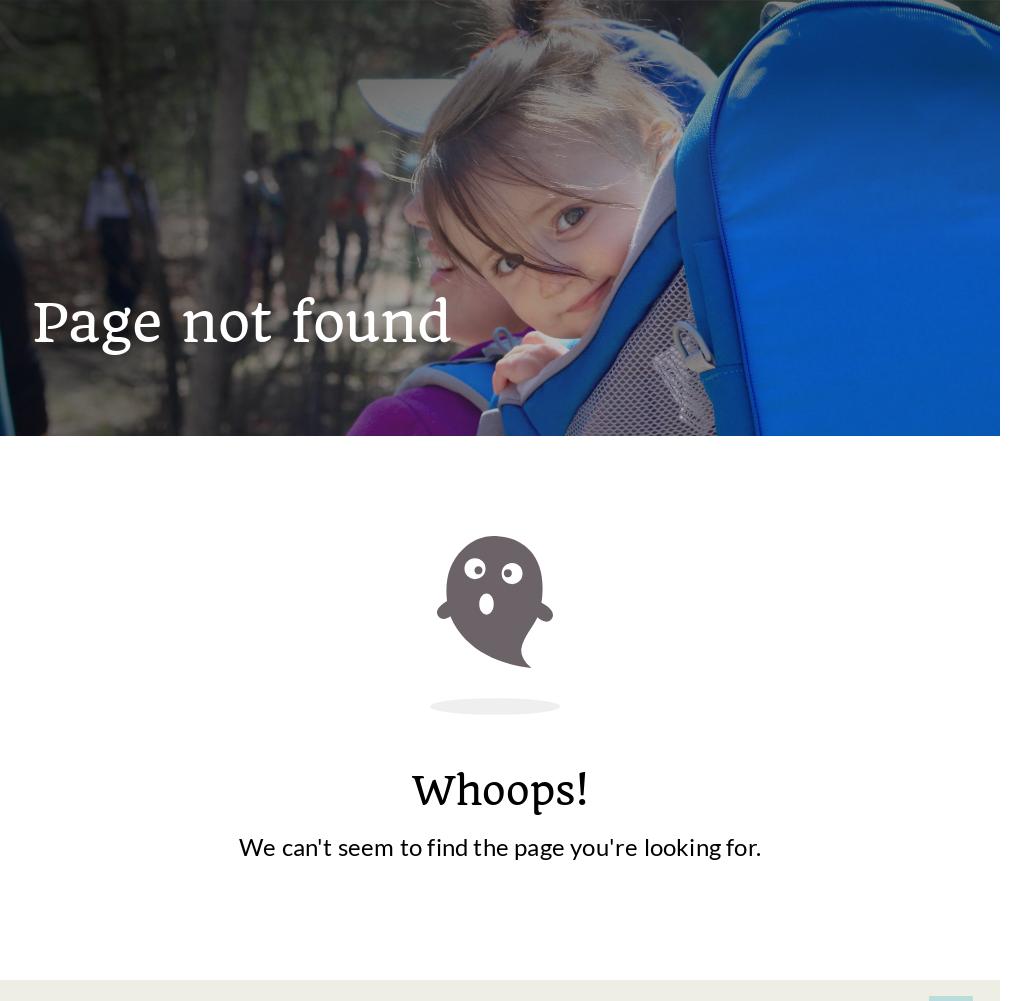 The image size is (1011, 1001). What do you see at coordinates (521, 587) in the screenshot?
I see `'The Friends of the Middlesex Fells'` at bounding box center [521, 587].